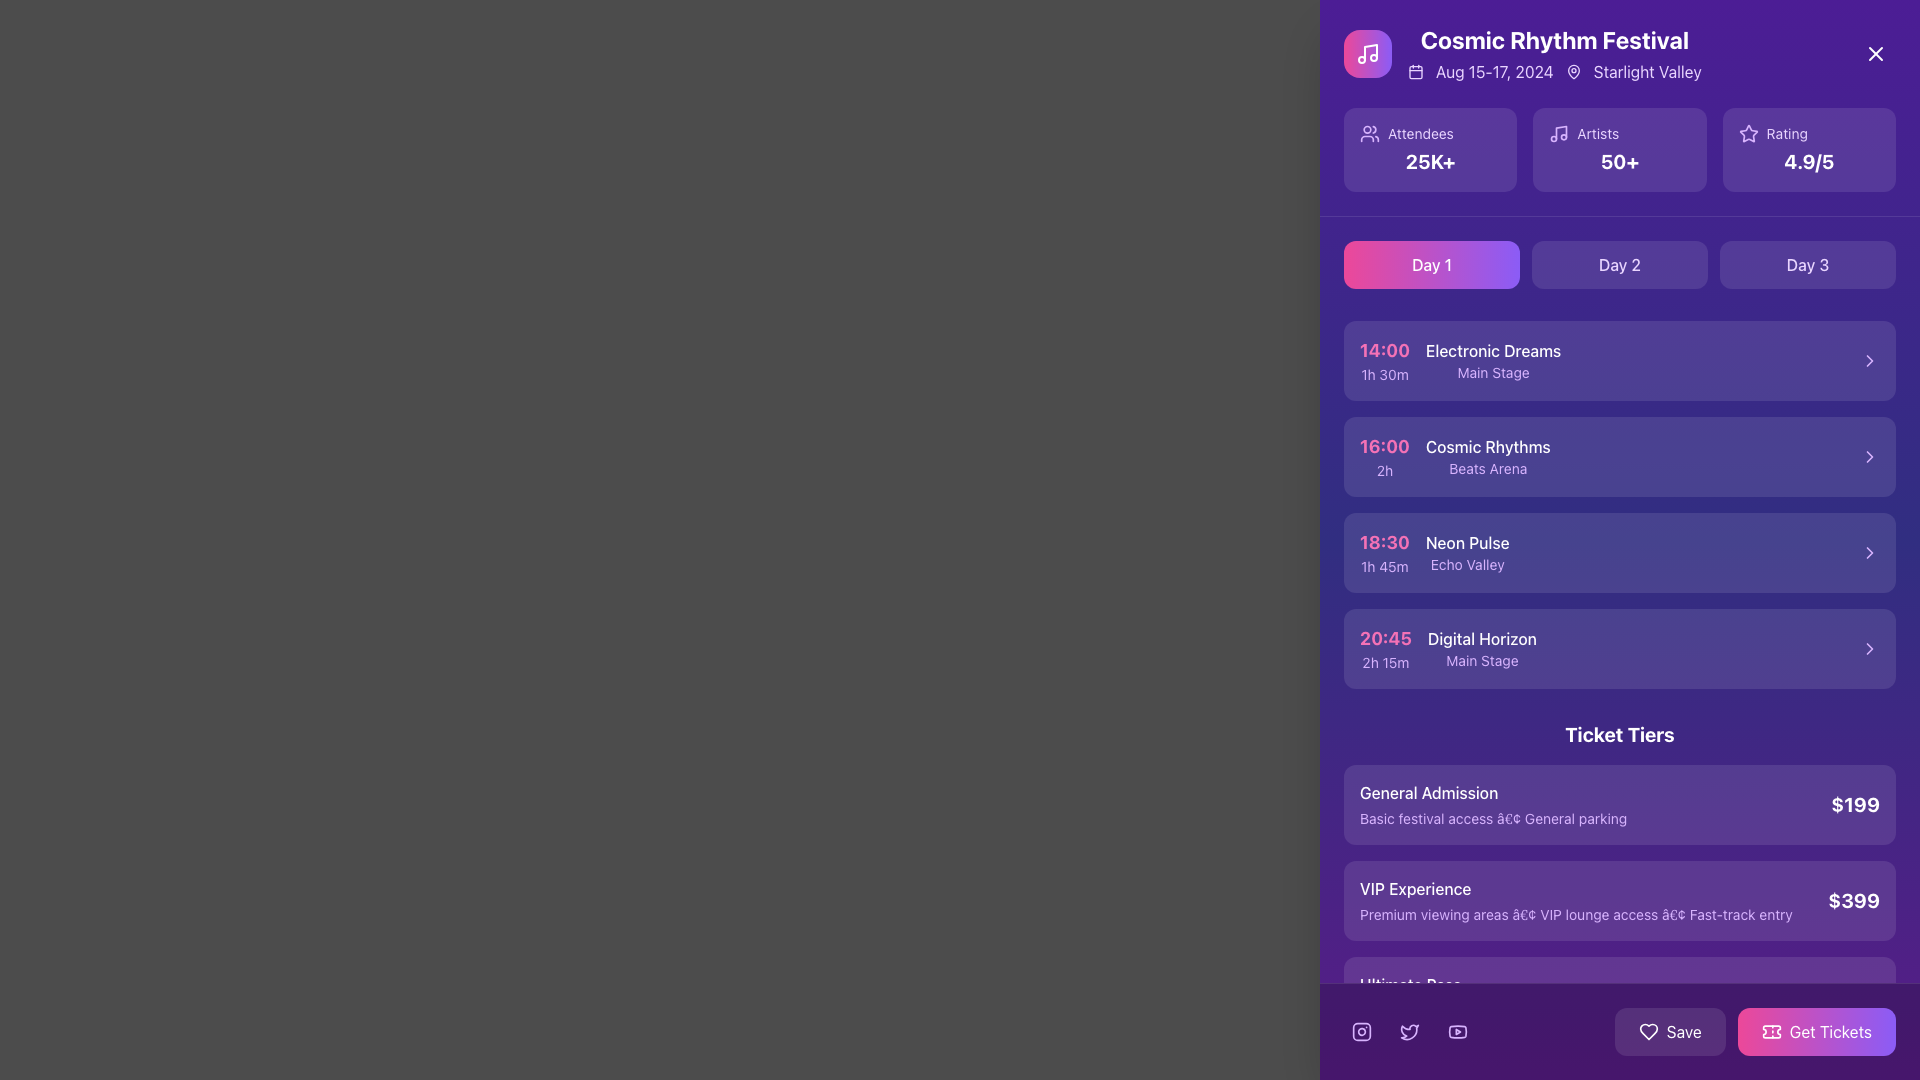 The height and width of the screenshot is (1080, 1920). I want to click on the text label reading 'Beats Arena', which is styled in a small, purple-colored font and located below 'Cosmic Rhythms' in the 16:00 event section of the schedule, so click(1488, 469).